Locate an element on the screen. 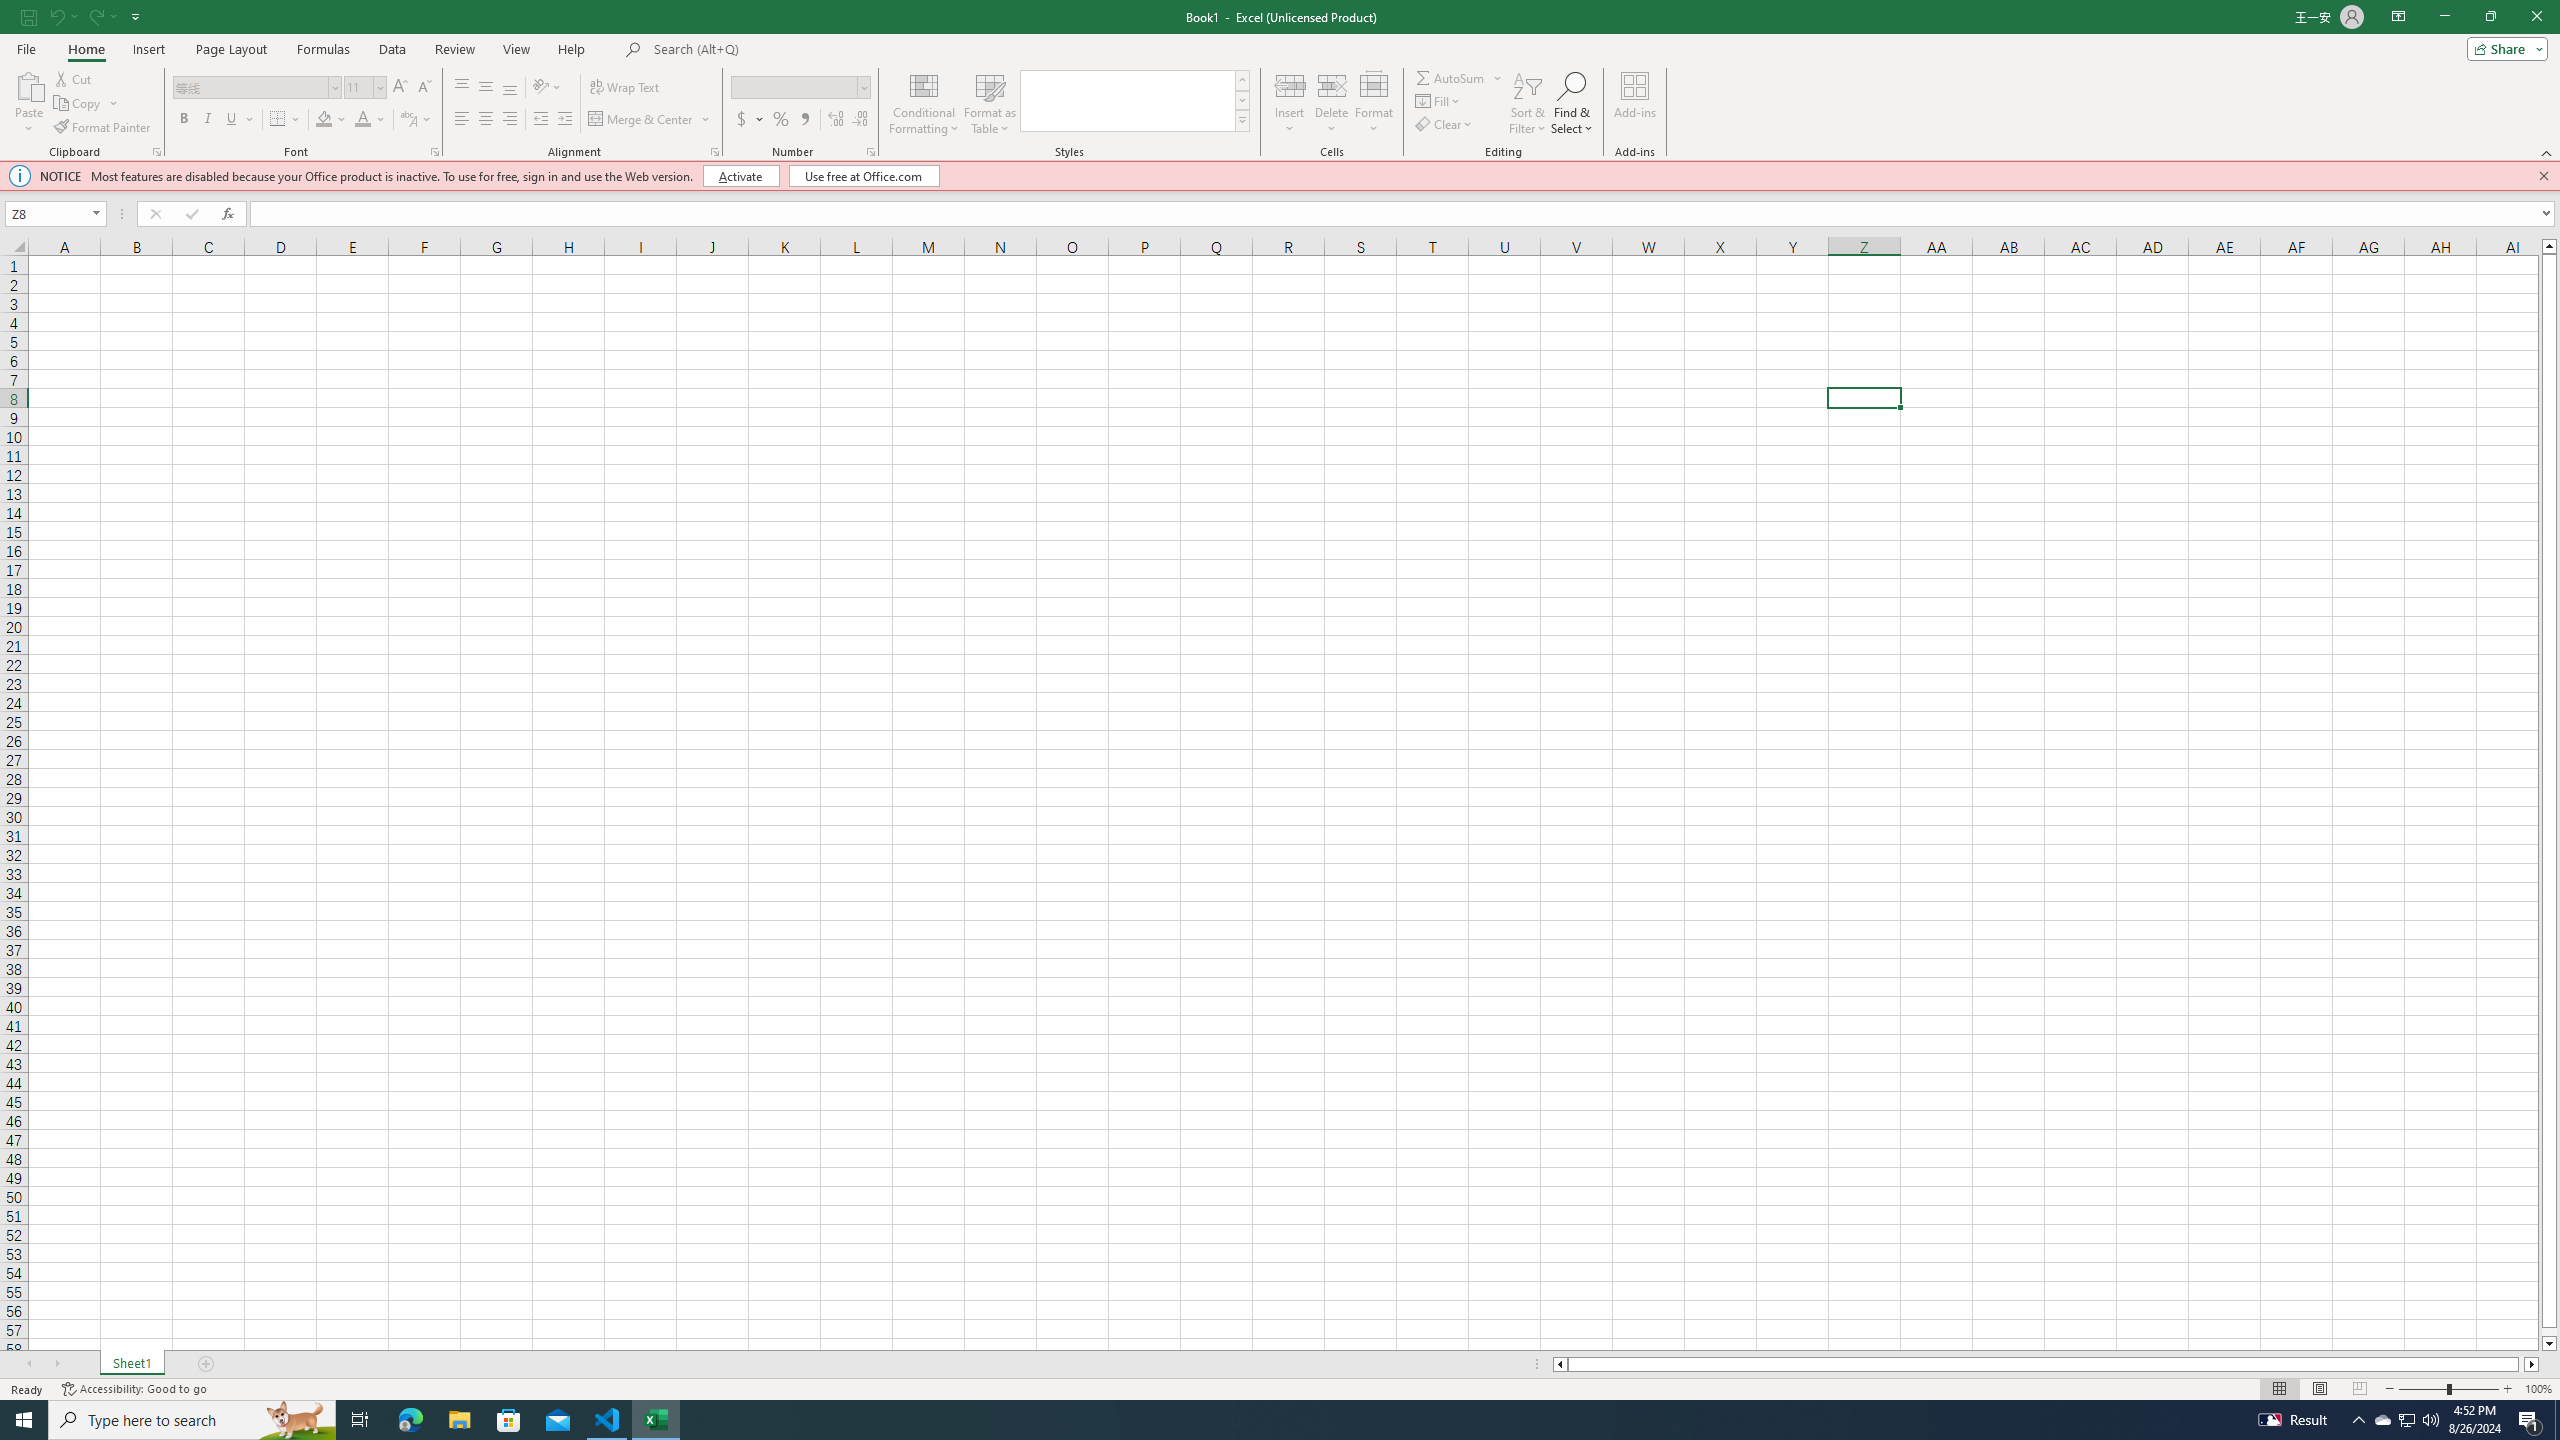 This screenshot has width=2560, height=1440. 'Wrap Text' is located at coordinates (624, 87).